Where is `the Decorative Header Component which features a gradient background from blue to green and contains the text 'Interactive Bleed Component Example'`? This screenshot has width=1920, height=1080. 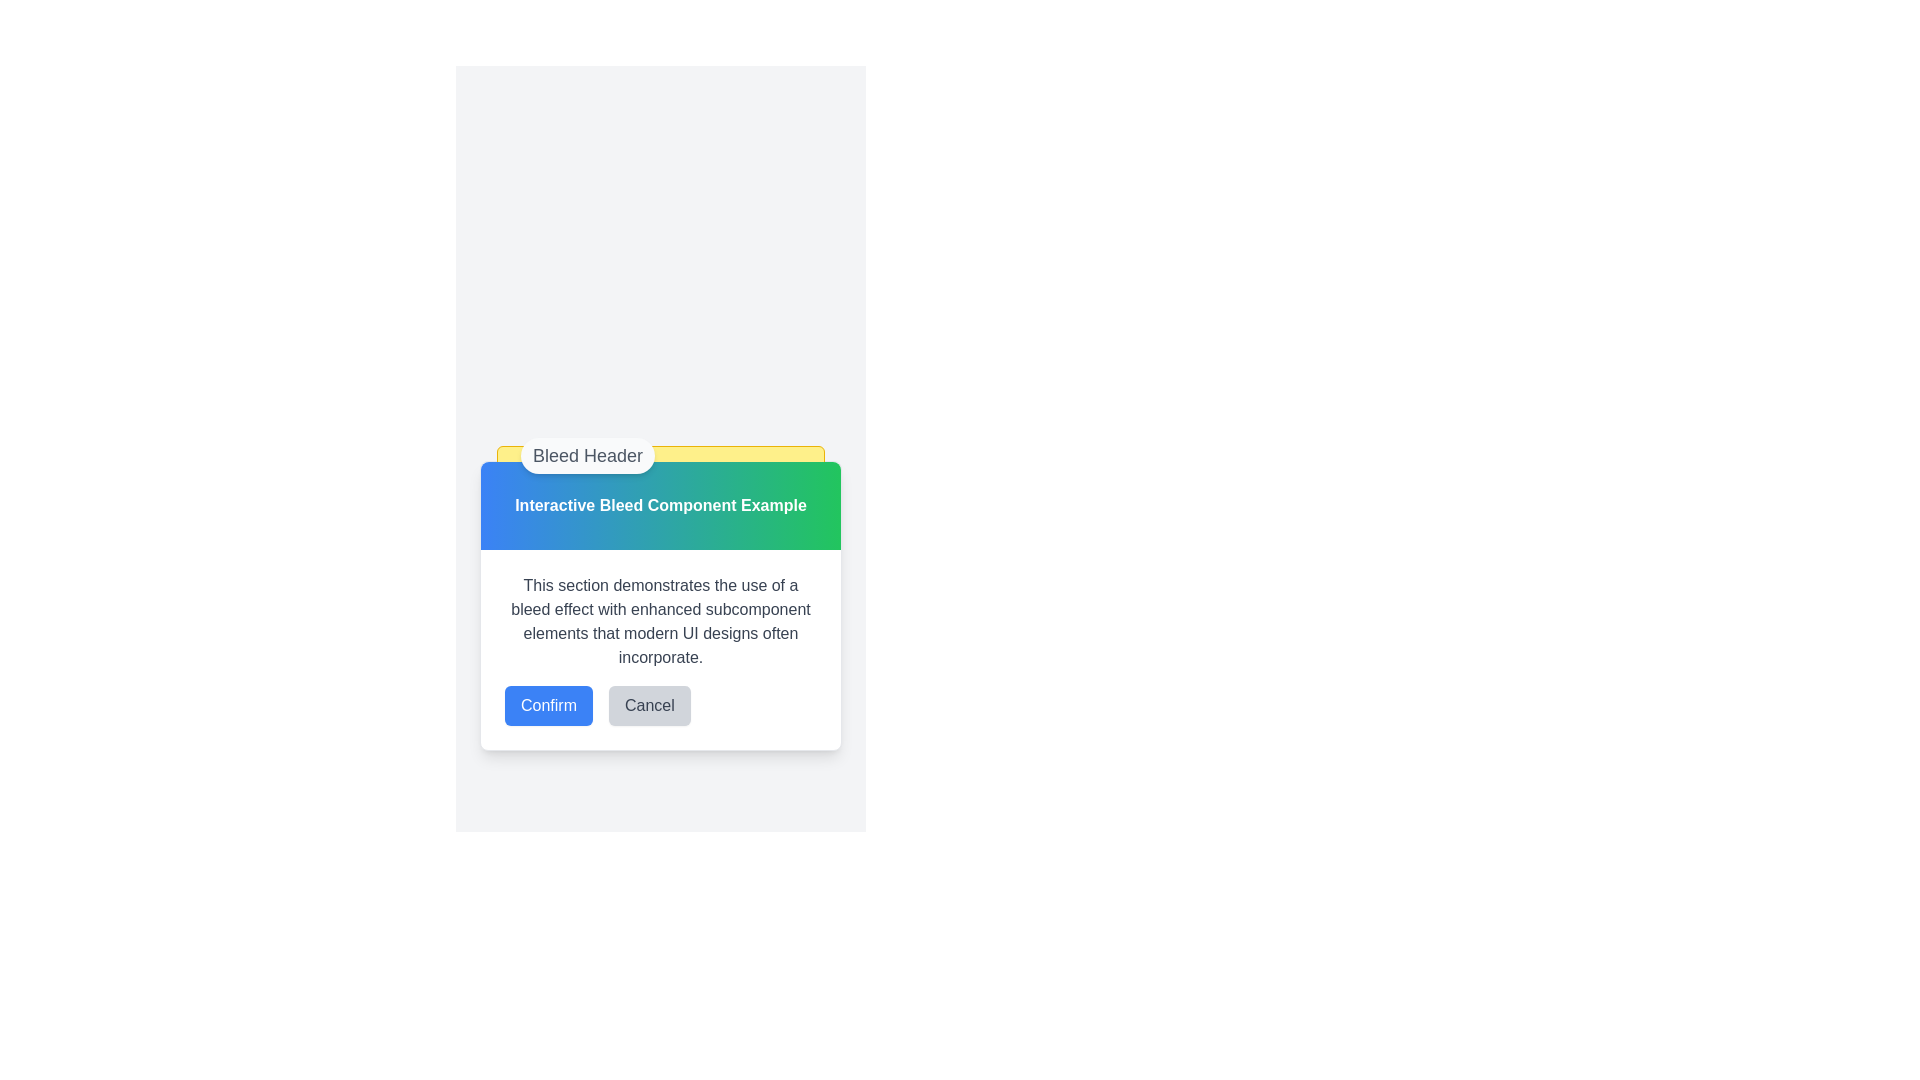
the Decorative Header Component which features a gradient background from blue to green and contains the text 'Interactive Bleed Component Example' is located at coordinates (661, 504).